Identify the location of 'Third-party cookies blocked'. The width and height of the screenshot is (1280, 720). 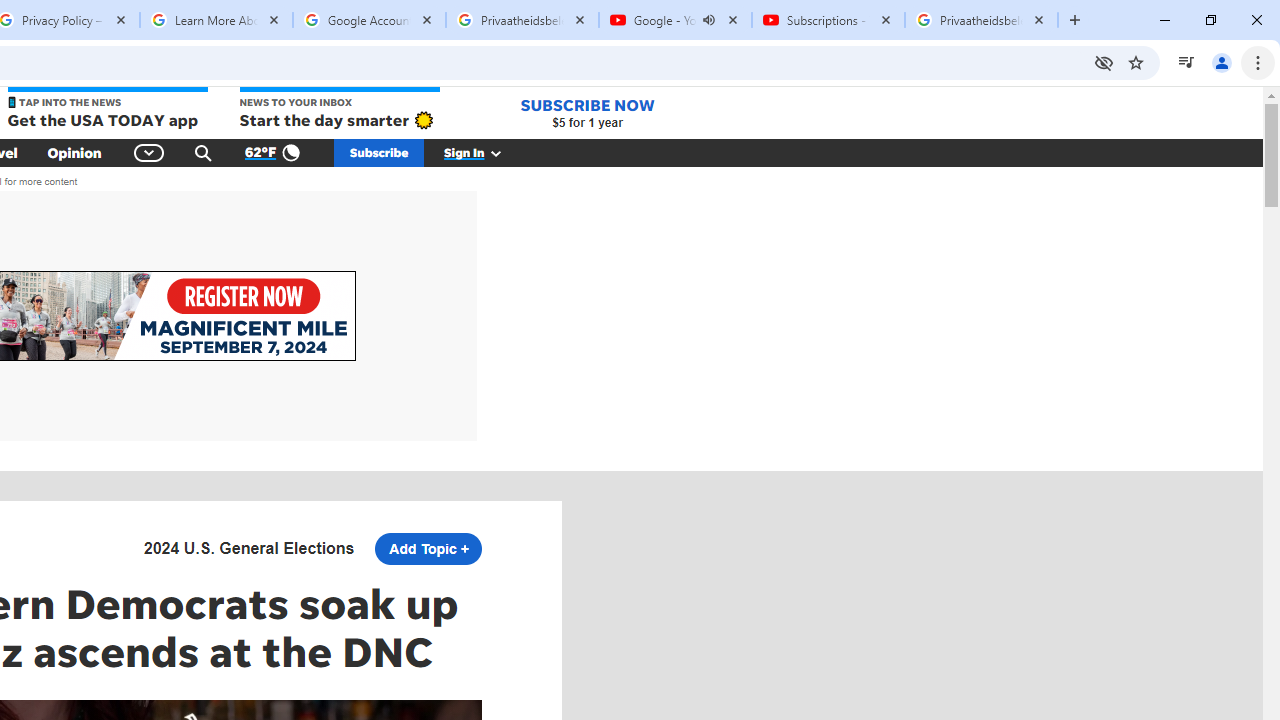
(1103, 61).